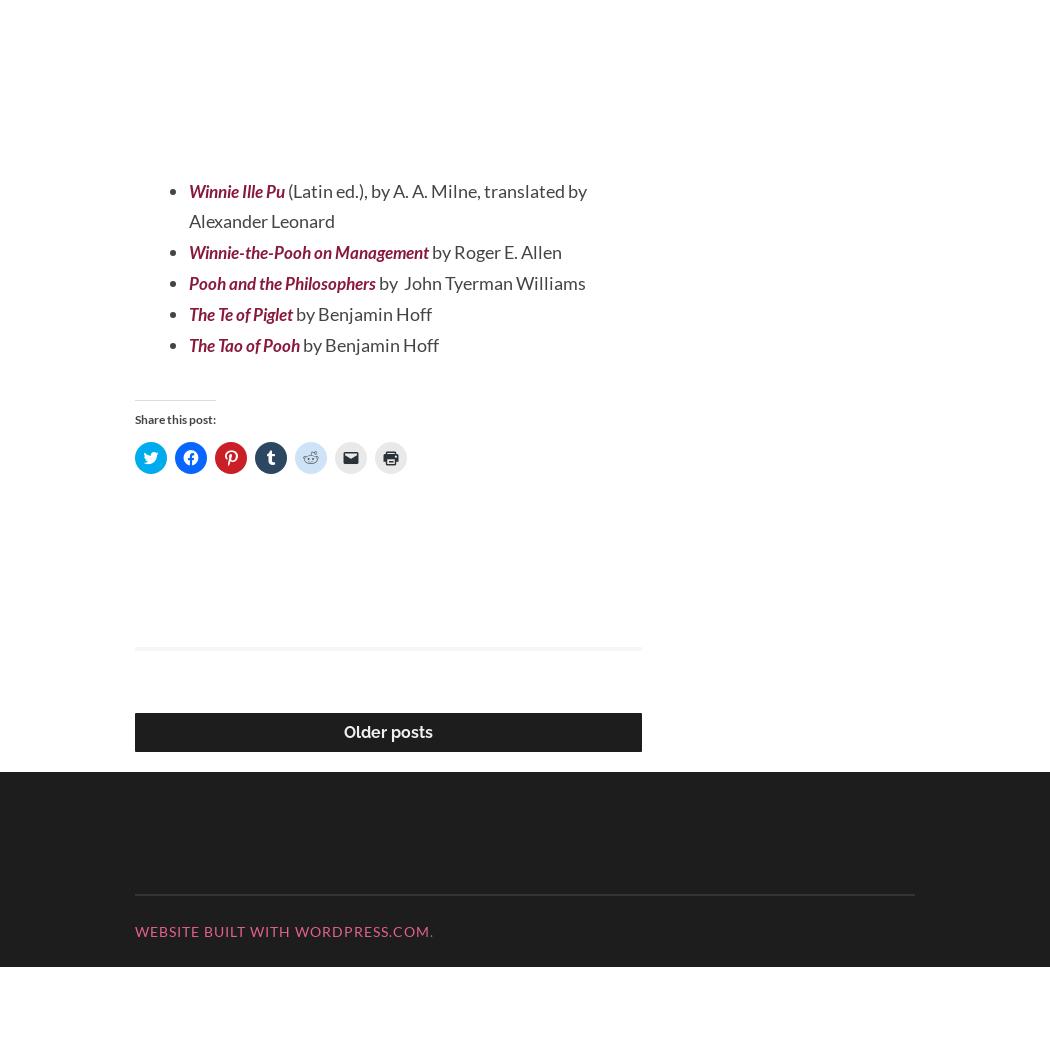 Image resolution: width=1050 pixels, height=1037 pixels. I want to click on 'The Tao of Pooh', so click(247, 415).